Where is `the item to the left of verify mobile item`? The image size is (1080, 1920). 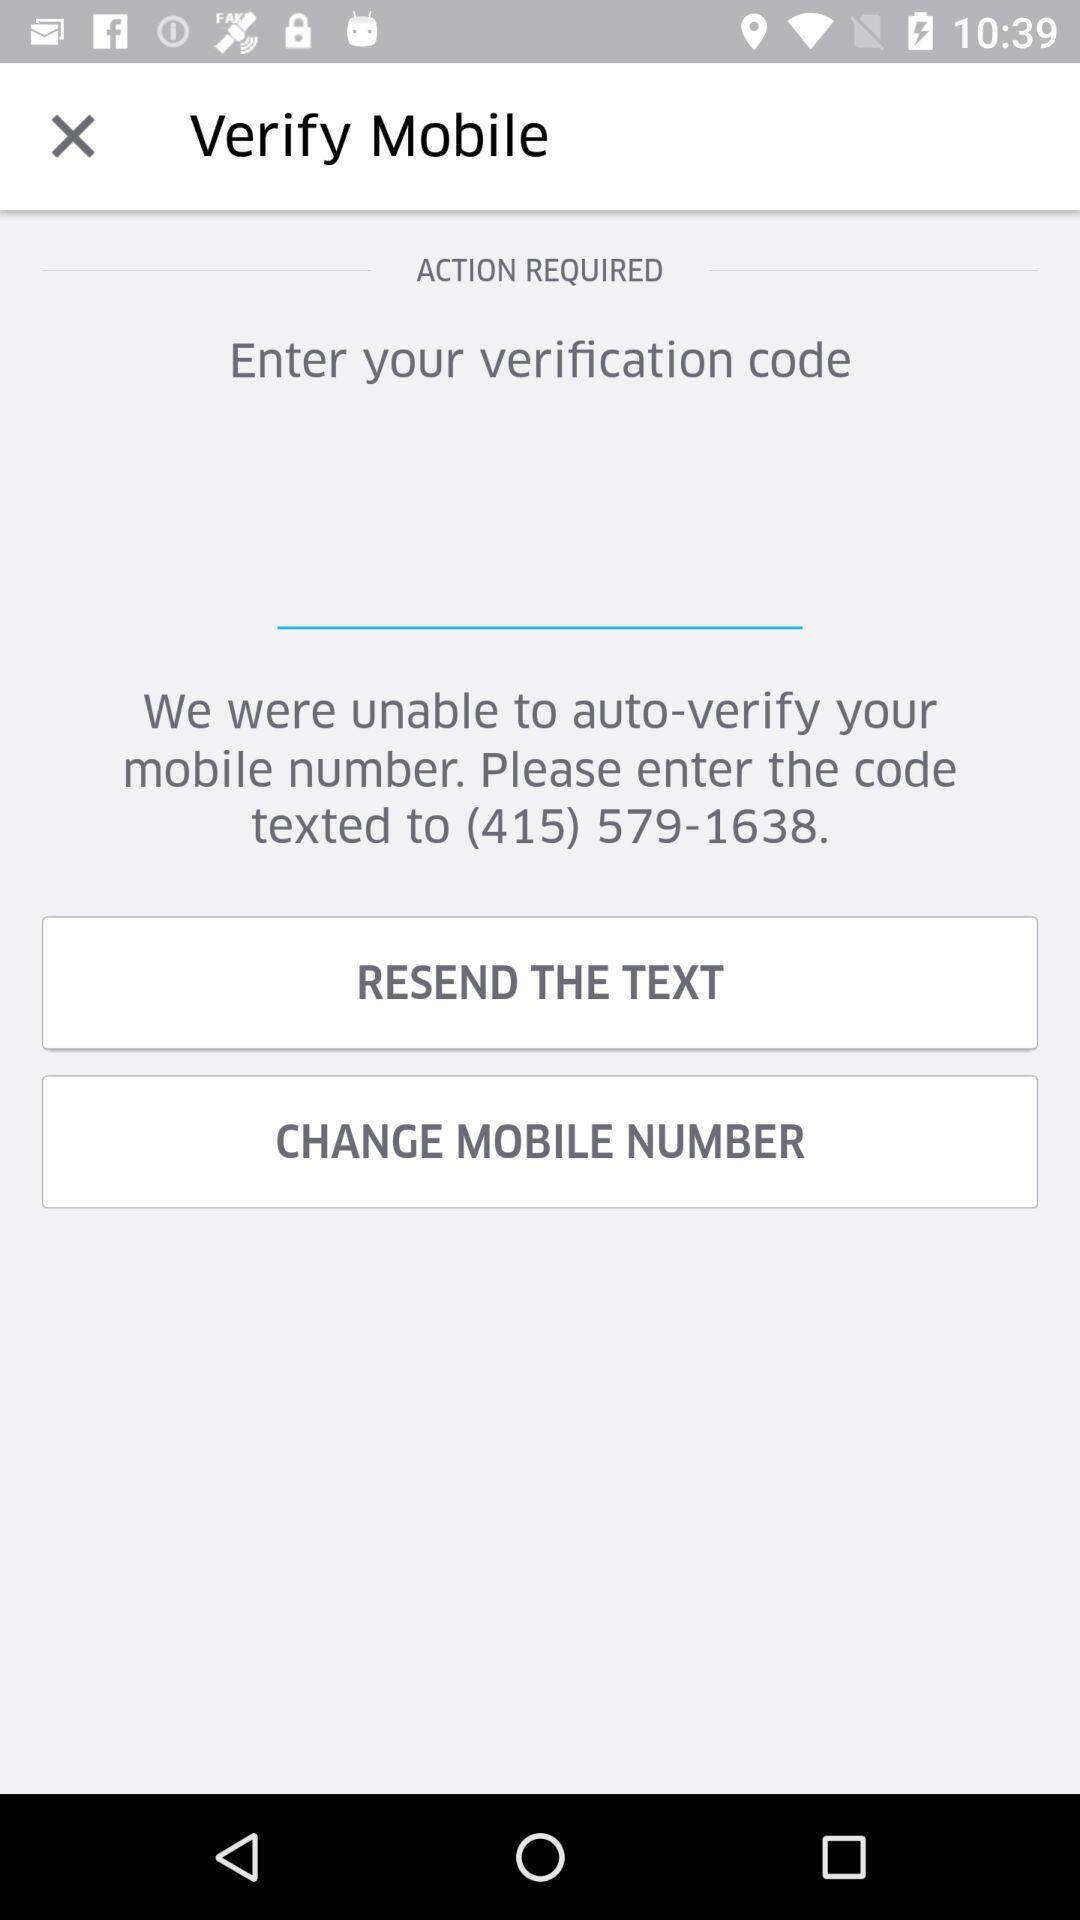 the item to the left of verify mobile item is located at coordinates (72, 135).